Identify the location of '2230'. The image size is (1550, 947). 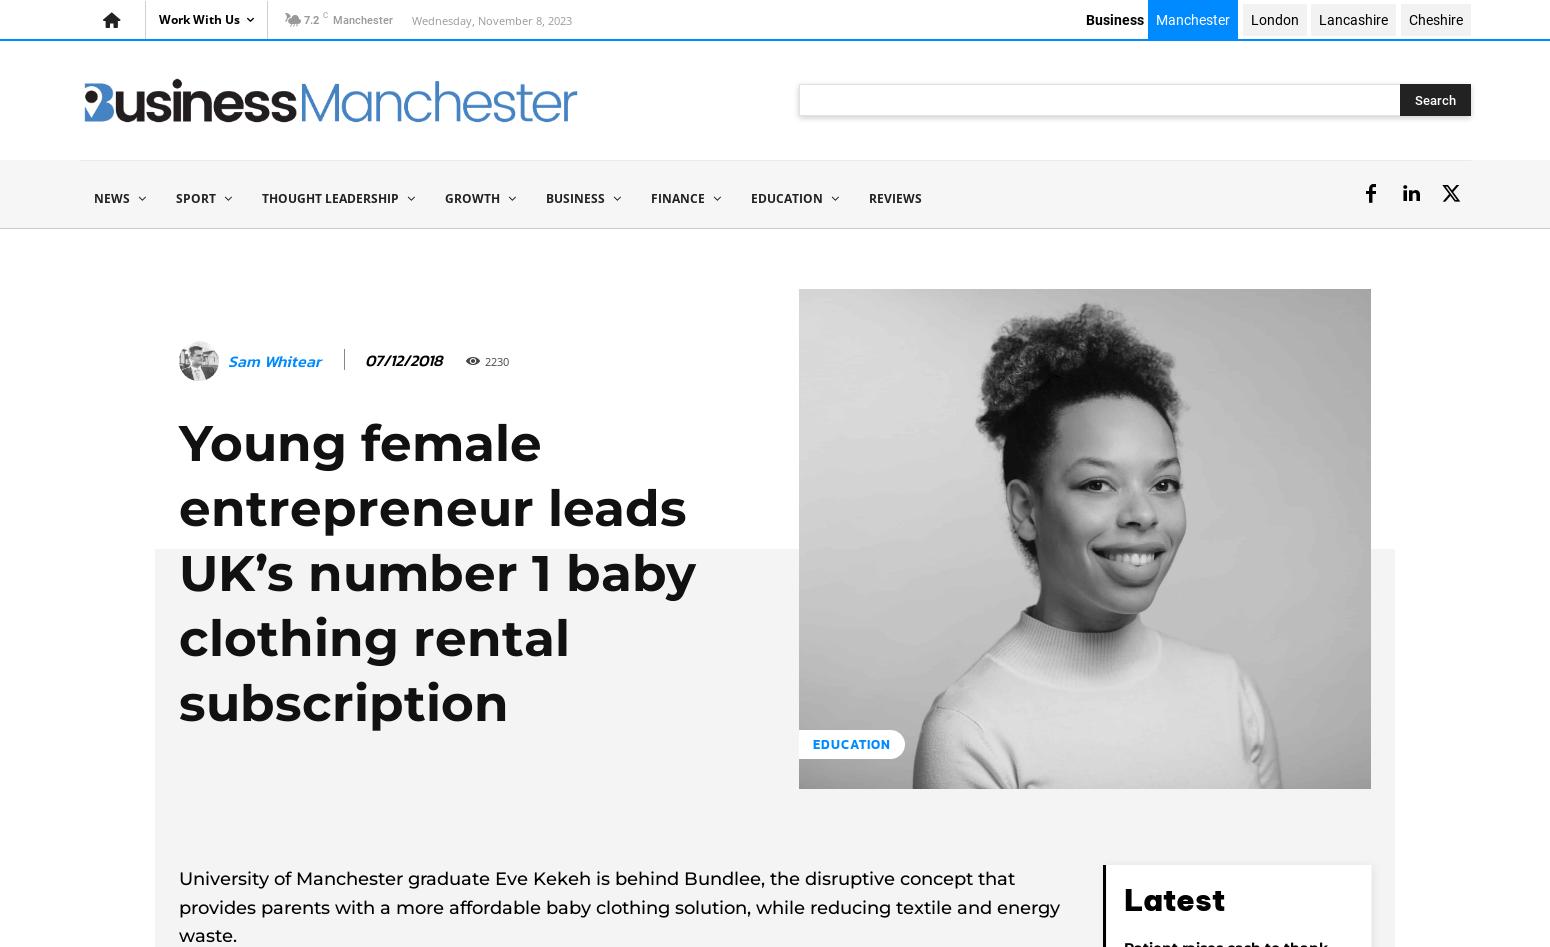
(495, 359).